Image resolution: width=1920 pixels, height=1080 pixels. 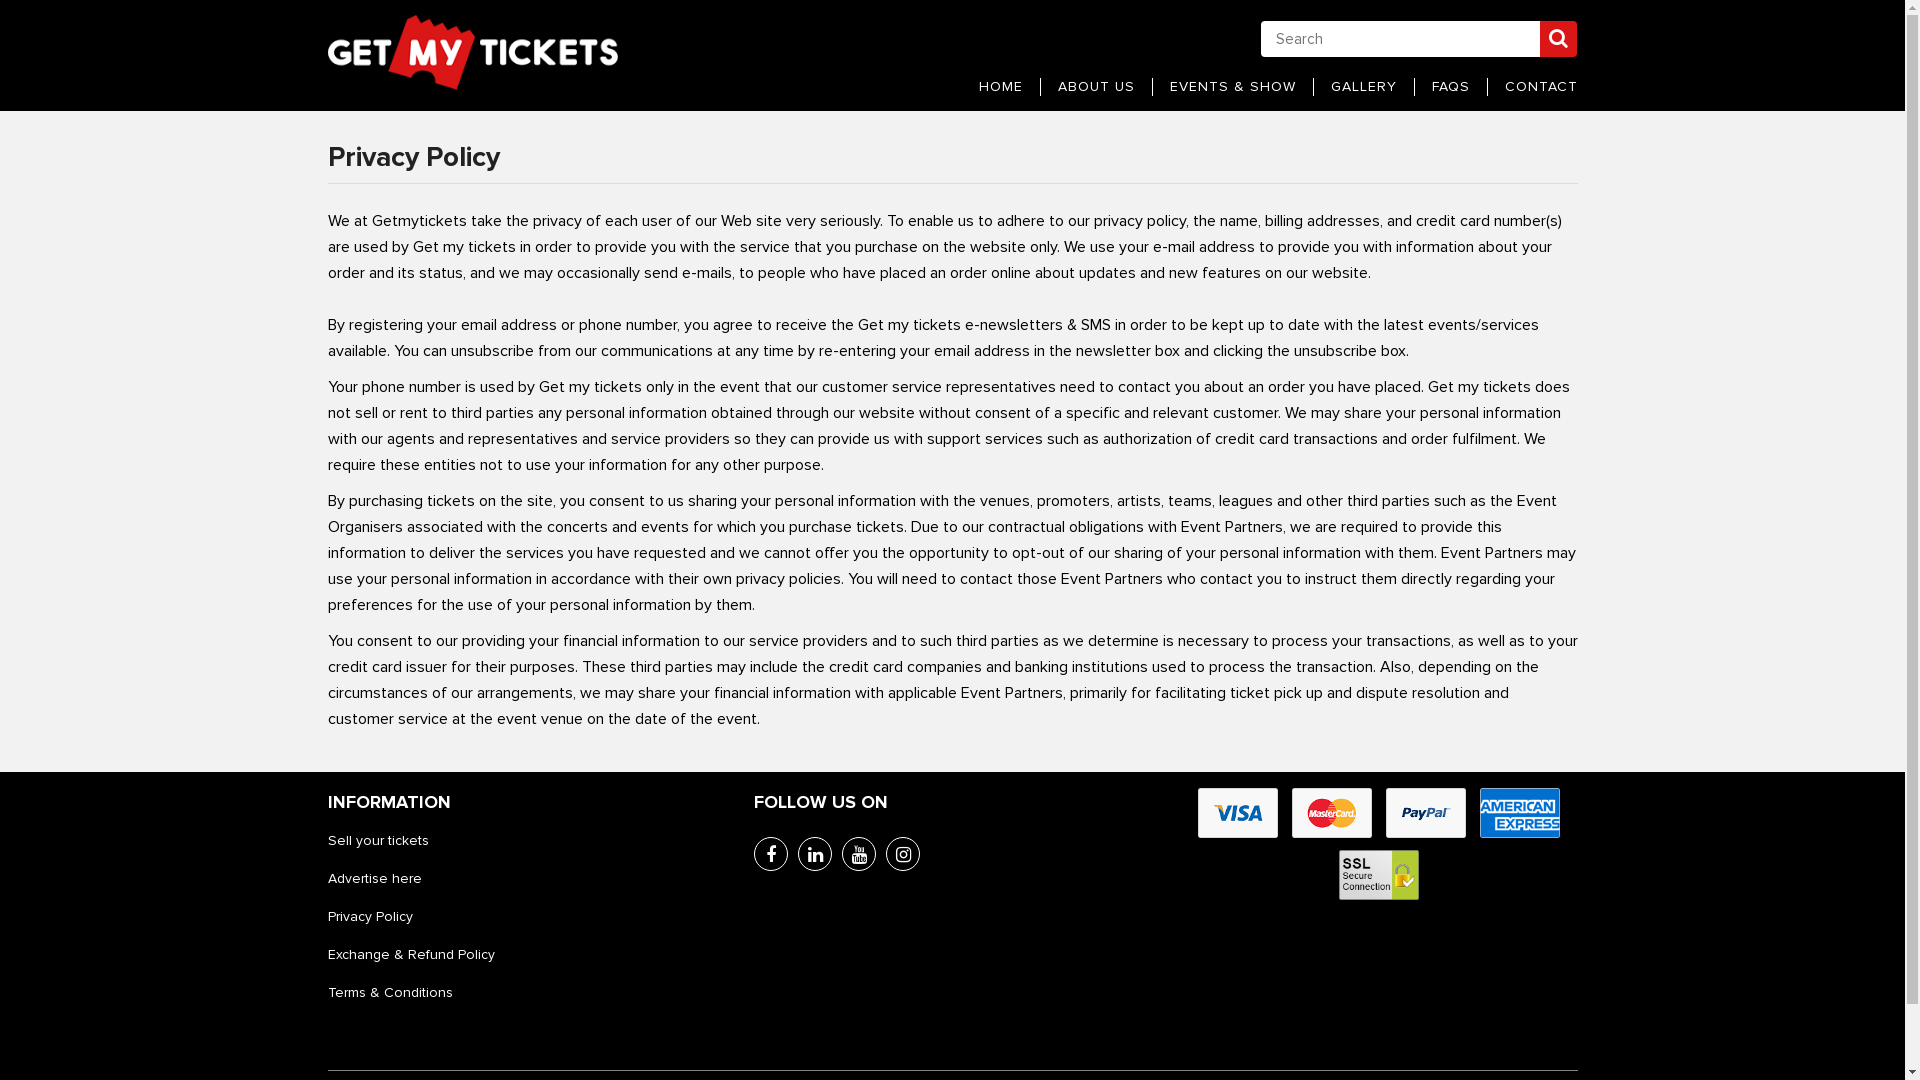 What do you see at coordinates (1539, 86) in the screenshot?
I see `'CONTACT'` at bounding box center [1539, 86].